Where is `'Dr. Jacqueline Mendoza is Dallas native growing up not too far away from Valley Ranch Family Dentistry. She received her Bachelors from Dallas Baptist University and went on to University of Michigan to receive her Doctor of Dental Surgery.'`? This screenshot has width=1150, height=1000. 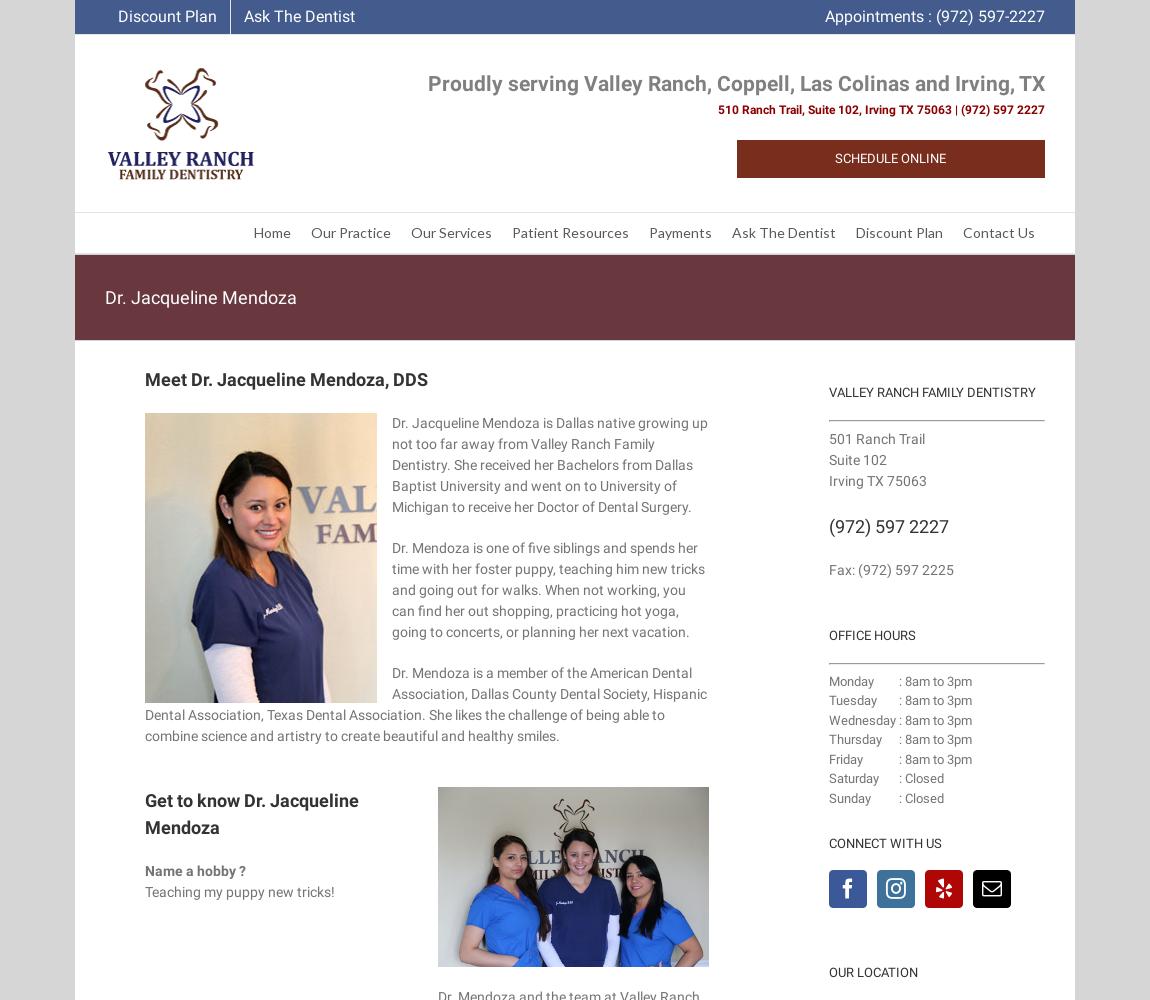 'Dr. Jacqueline Mendoza is Dallas native growing up not too far away from Valley Ranch Family Dentistry. She received her Bachelors from Dallas Baptist University and went on to University of Michigan to receive her Doctor of Dental Surgery.' is located at coordinates (550, 463).